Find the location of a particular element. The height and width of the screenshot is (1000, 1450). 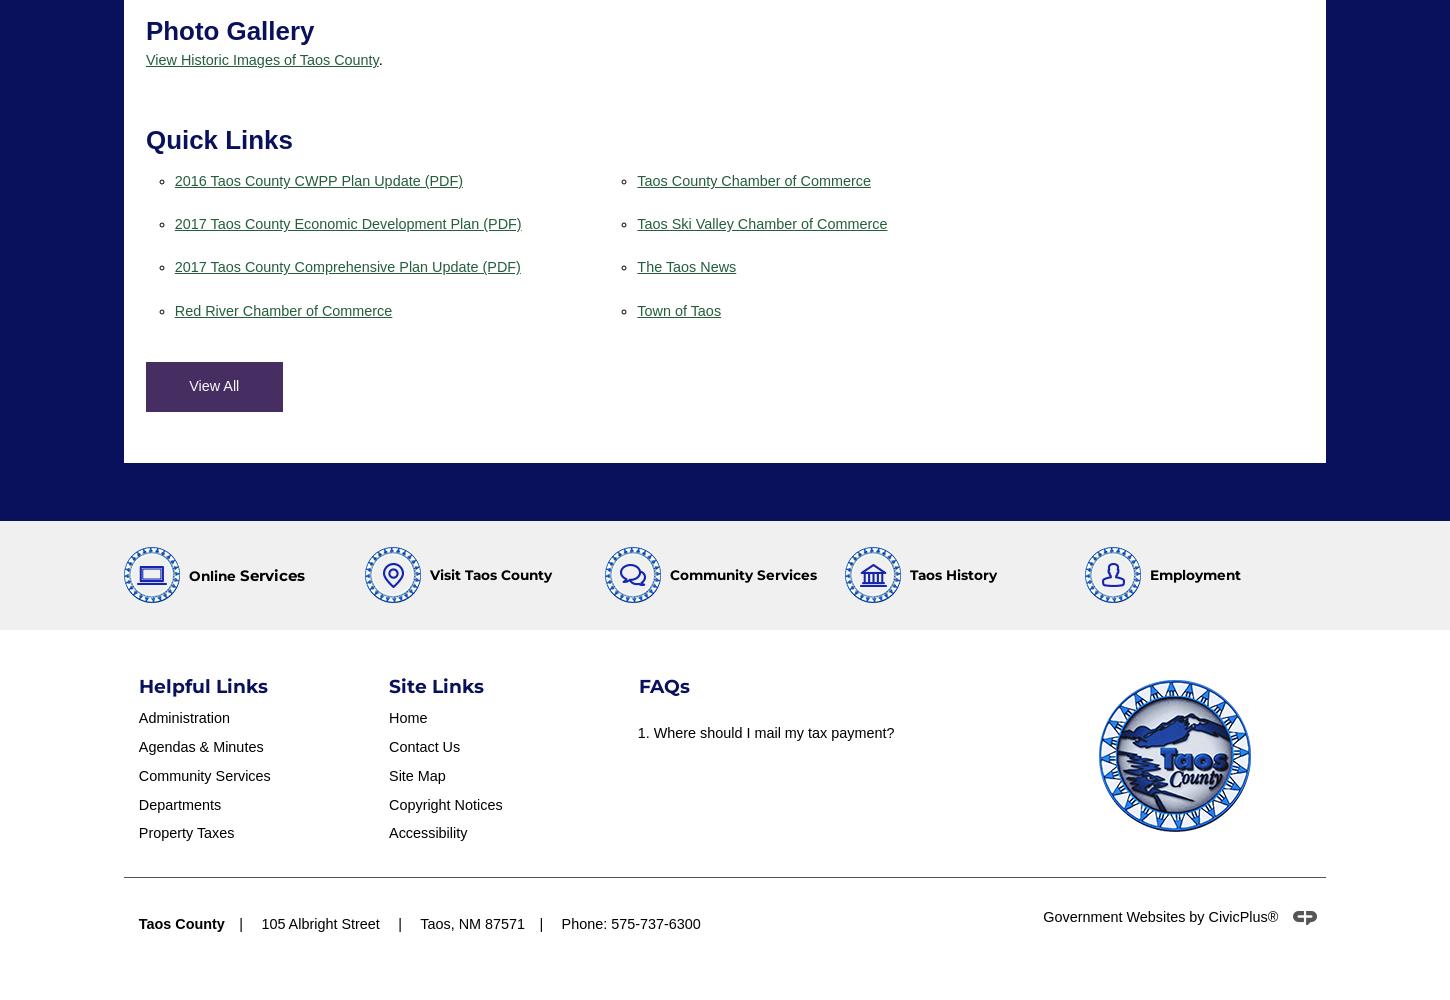

'Phone:' is located at coordinates (585, 923).